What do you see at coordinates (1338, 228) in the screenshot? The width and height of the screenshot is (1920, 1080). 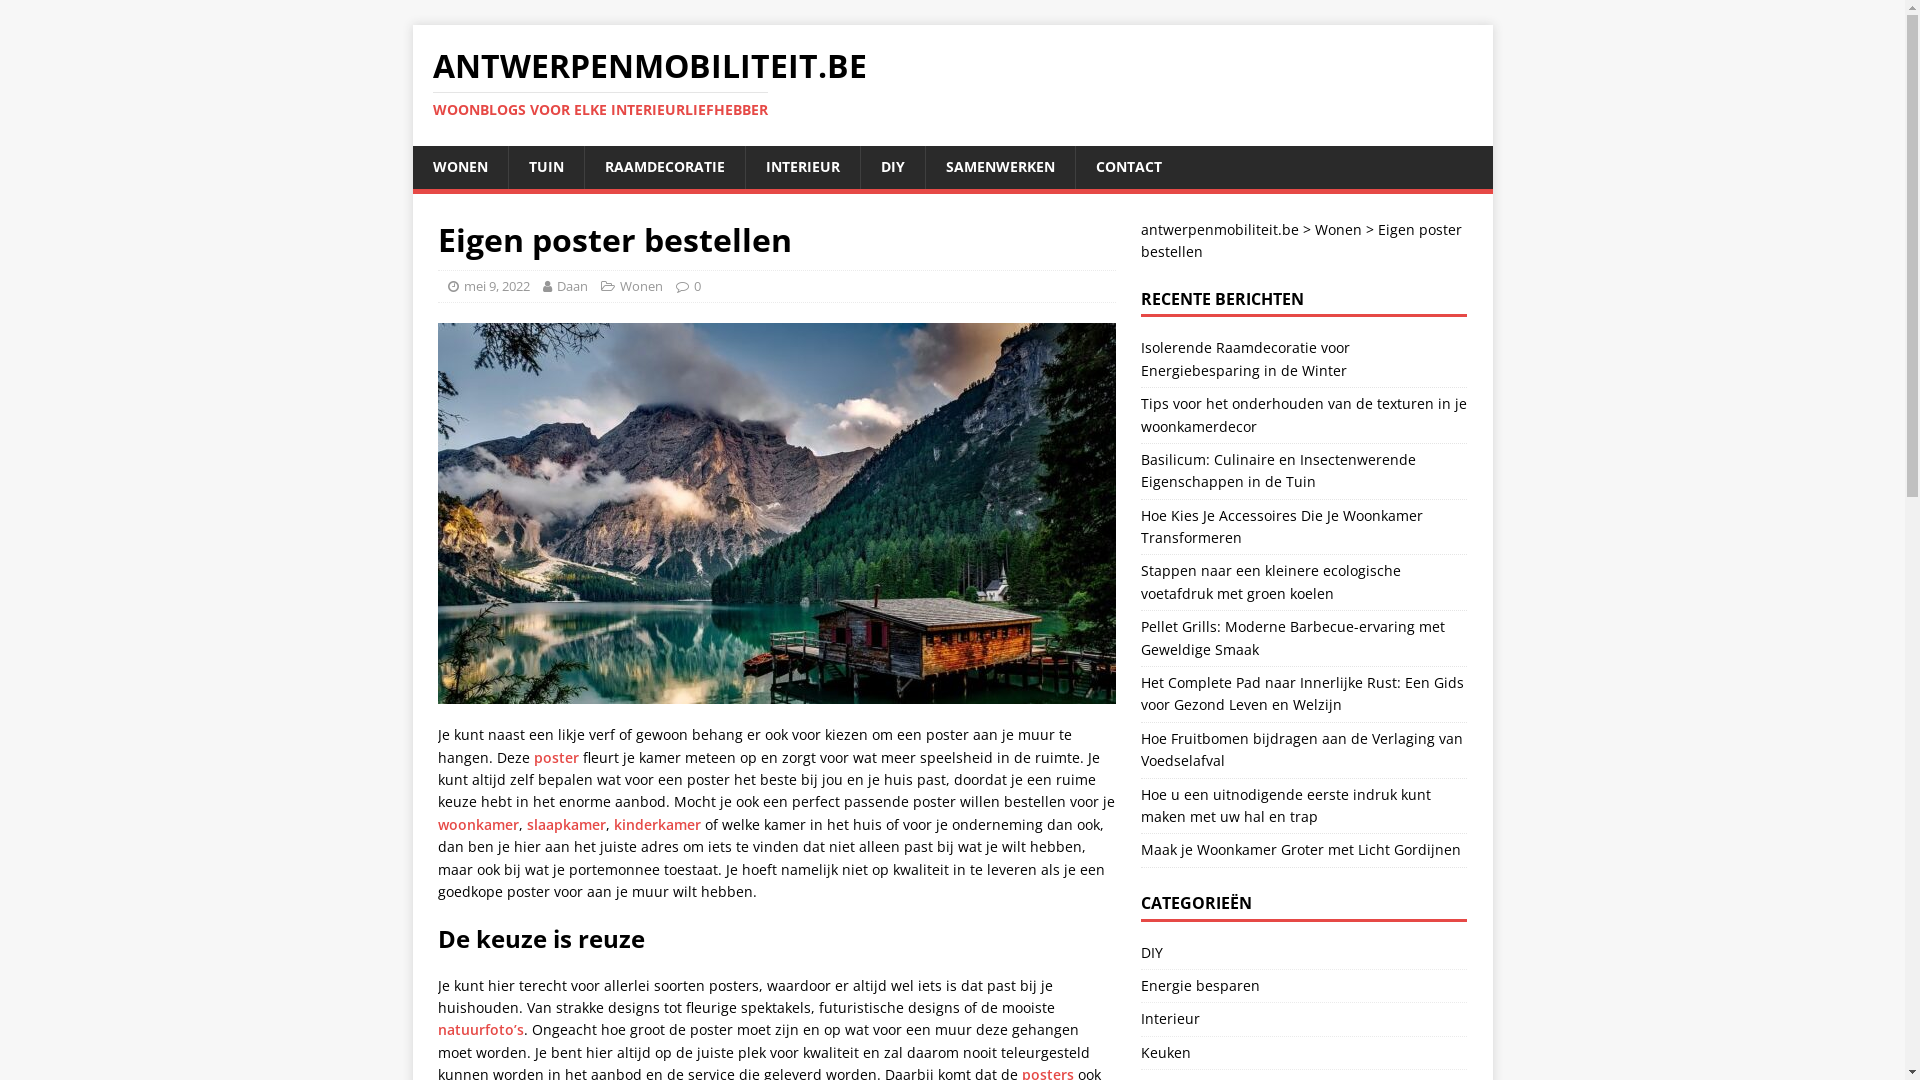 I see `'Wonen'` at bounding box center [1338, 228].